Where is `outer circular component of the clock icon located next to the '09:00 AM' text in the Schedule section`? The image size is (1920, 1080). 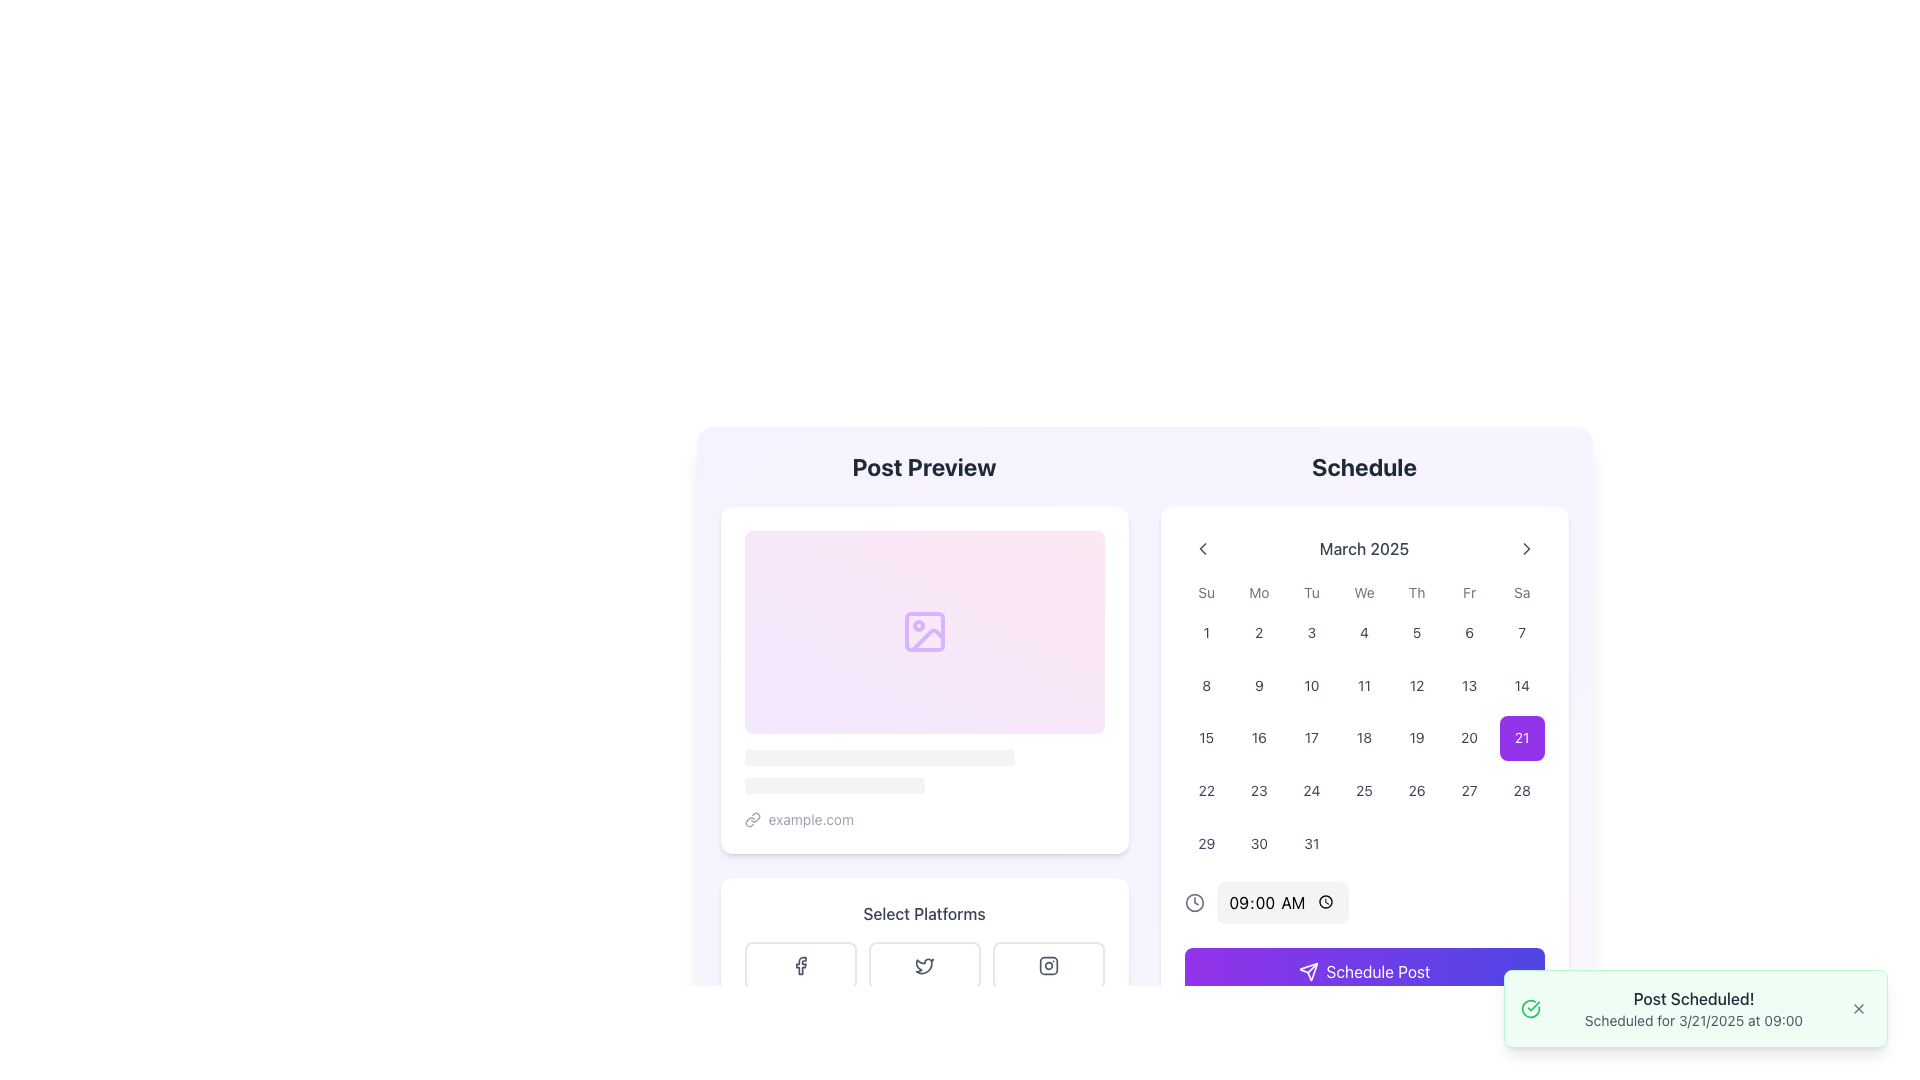
outer circular component of the clock icon located next to the '09:00 AM' text in the Schedule section is located at coordinates (1194, 902).